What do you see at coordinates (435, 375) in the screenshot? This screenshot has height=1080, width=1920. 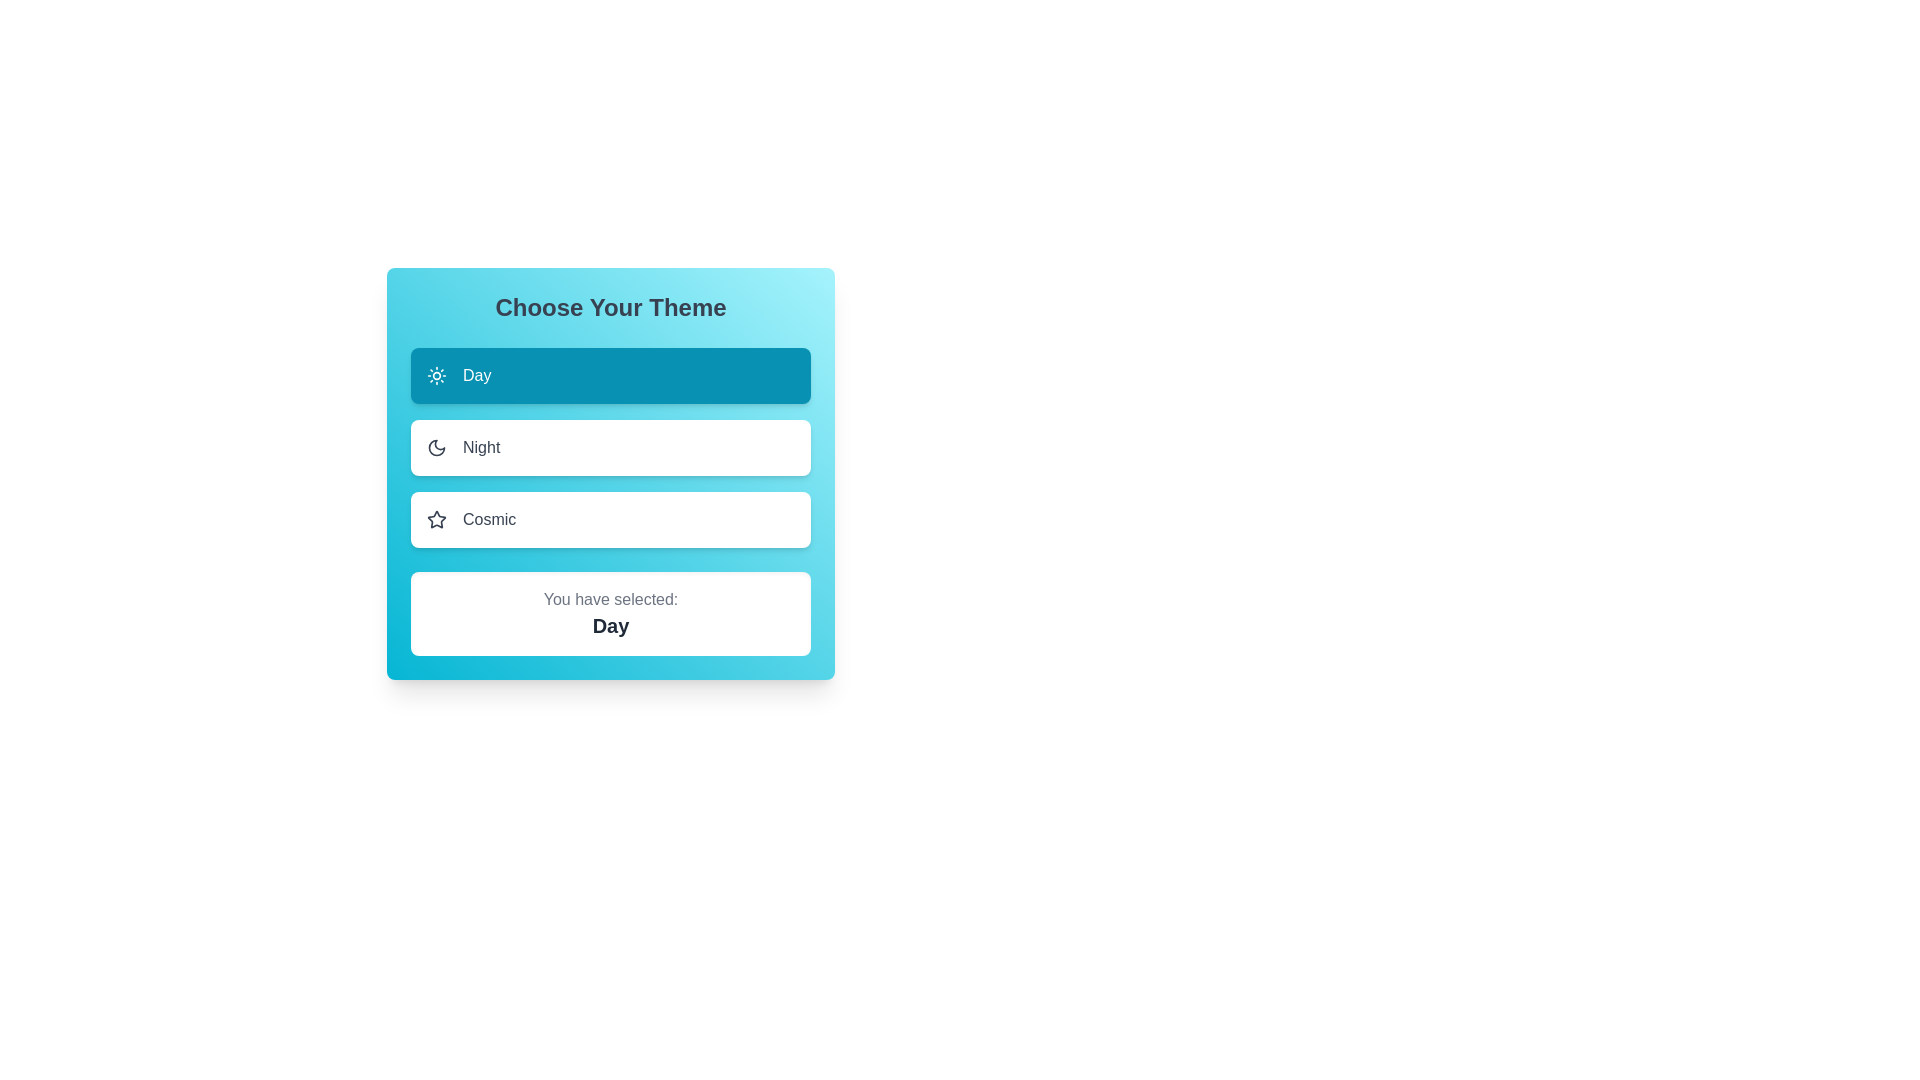 I see `the circular sun icon located within the uppermost rounded rectangular button labeled 'Day'` at bounding box center [435, 375].